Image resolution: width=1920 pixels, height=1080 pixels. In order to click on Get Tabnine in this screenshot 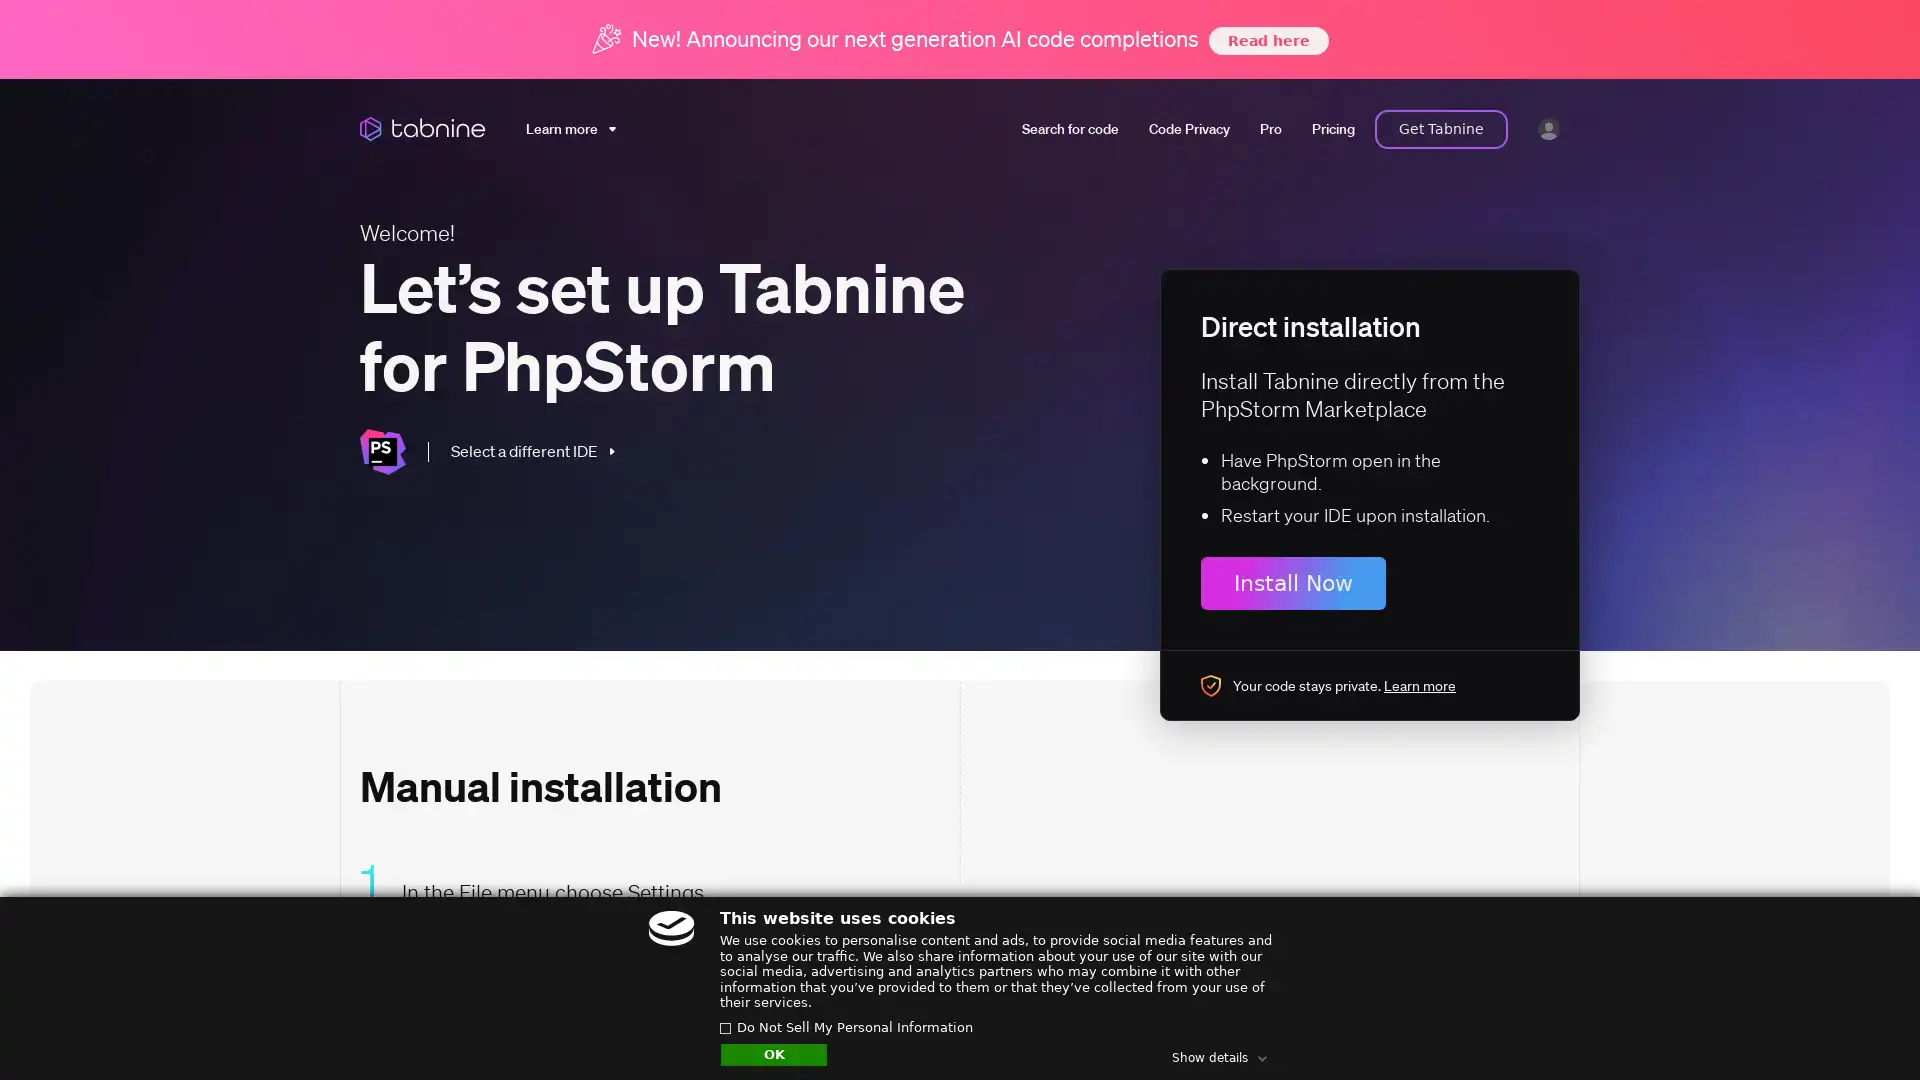, I will do `click(1441, 128)`.